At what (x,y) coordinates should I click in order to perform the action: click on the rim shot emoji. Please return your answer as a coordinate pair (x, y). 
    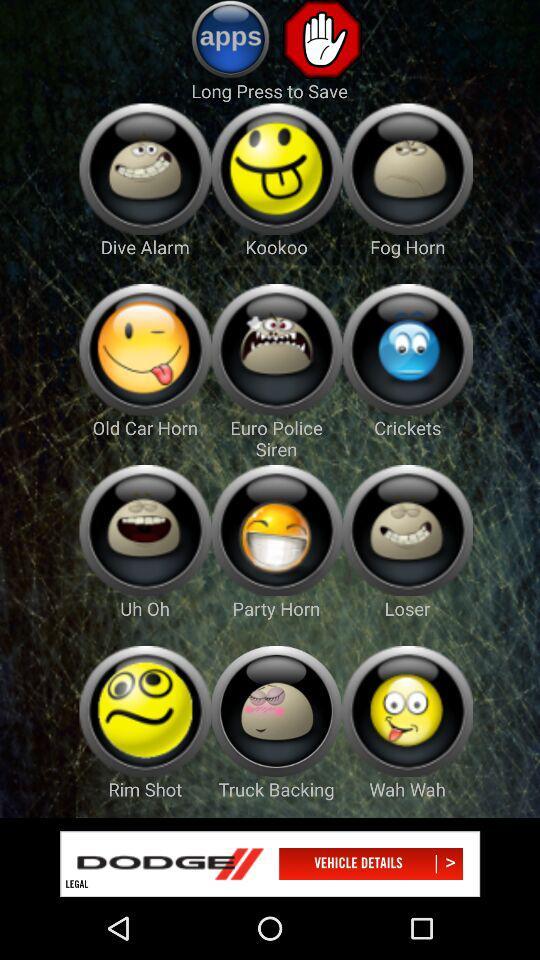
    Looking at the image, I should click on (144, 711).